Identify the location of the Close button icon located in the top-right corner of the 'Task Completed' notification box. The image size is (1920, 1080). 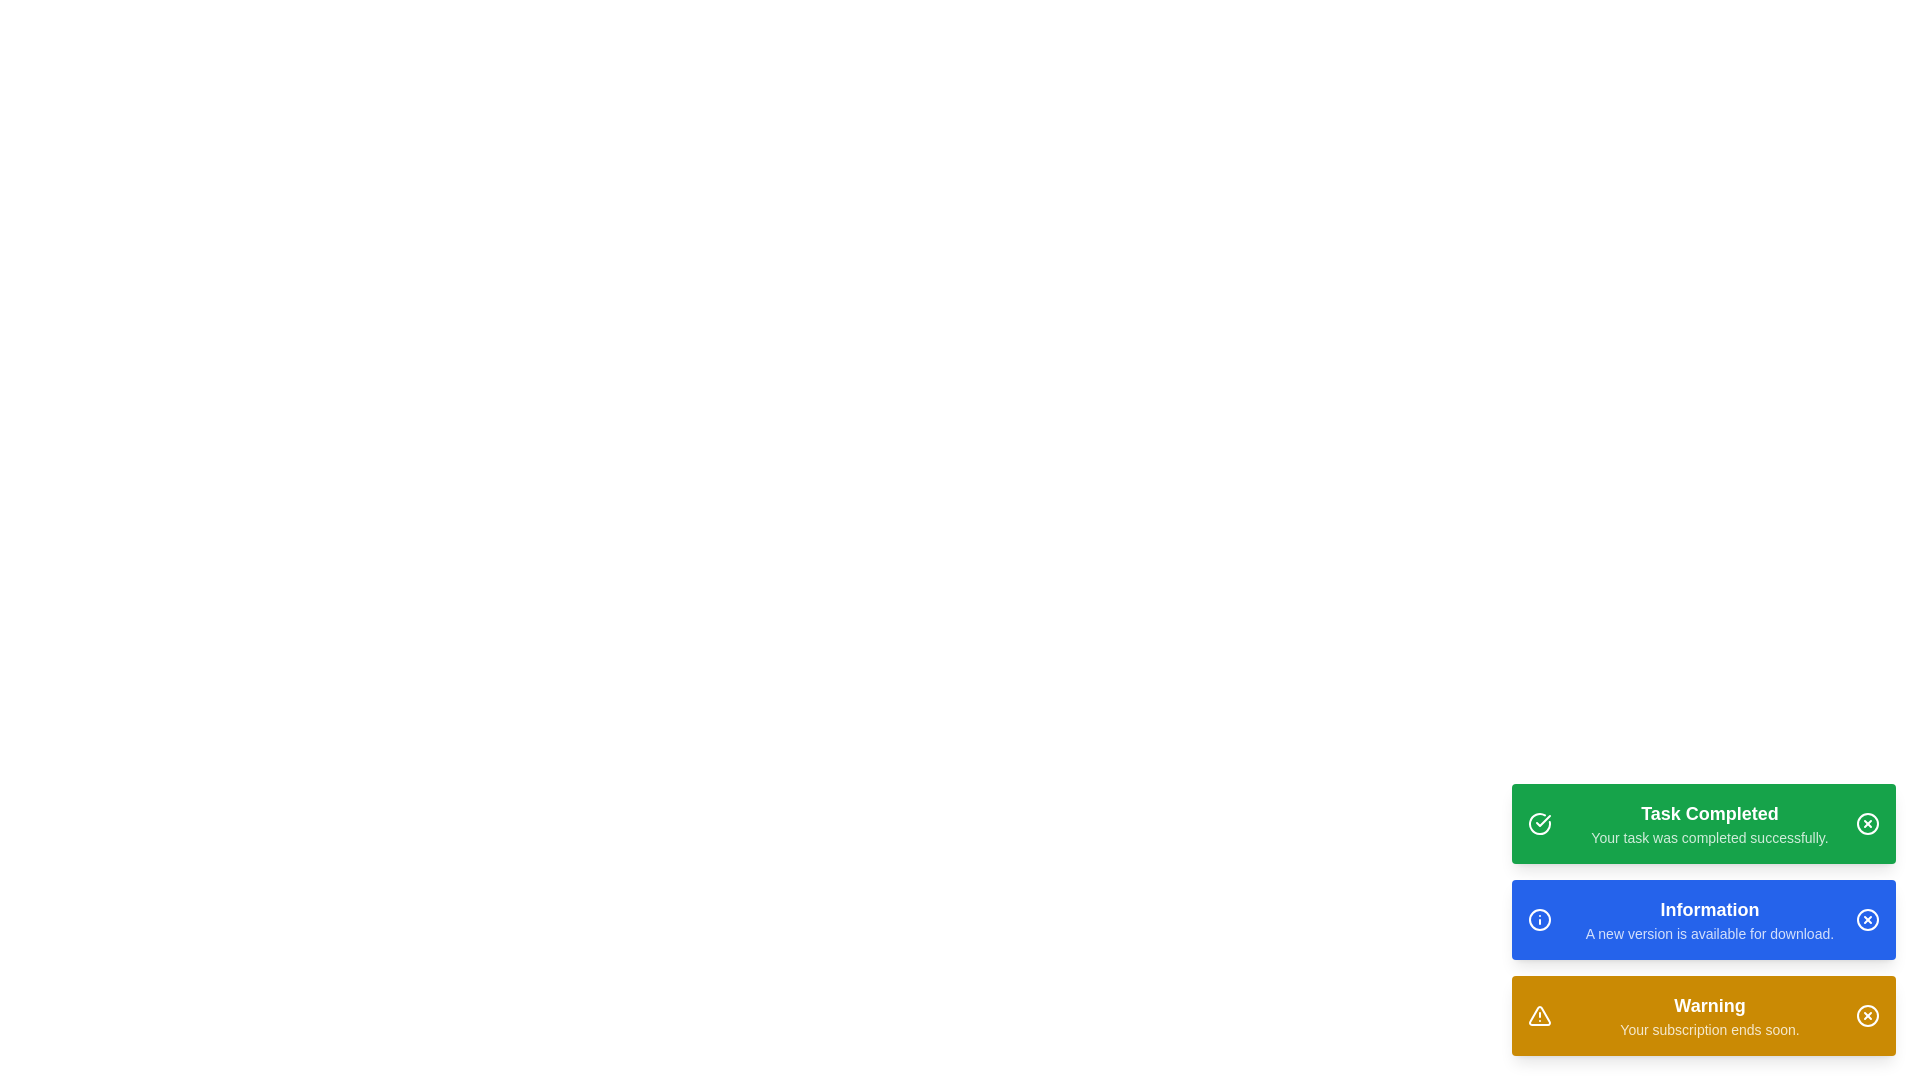
(1866, 824).